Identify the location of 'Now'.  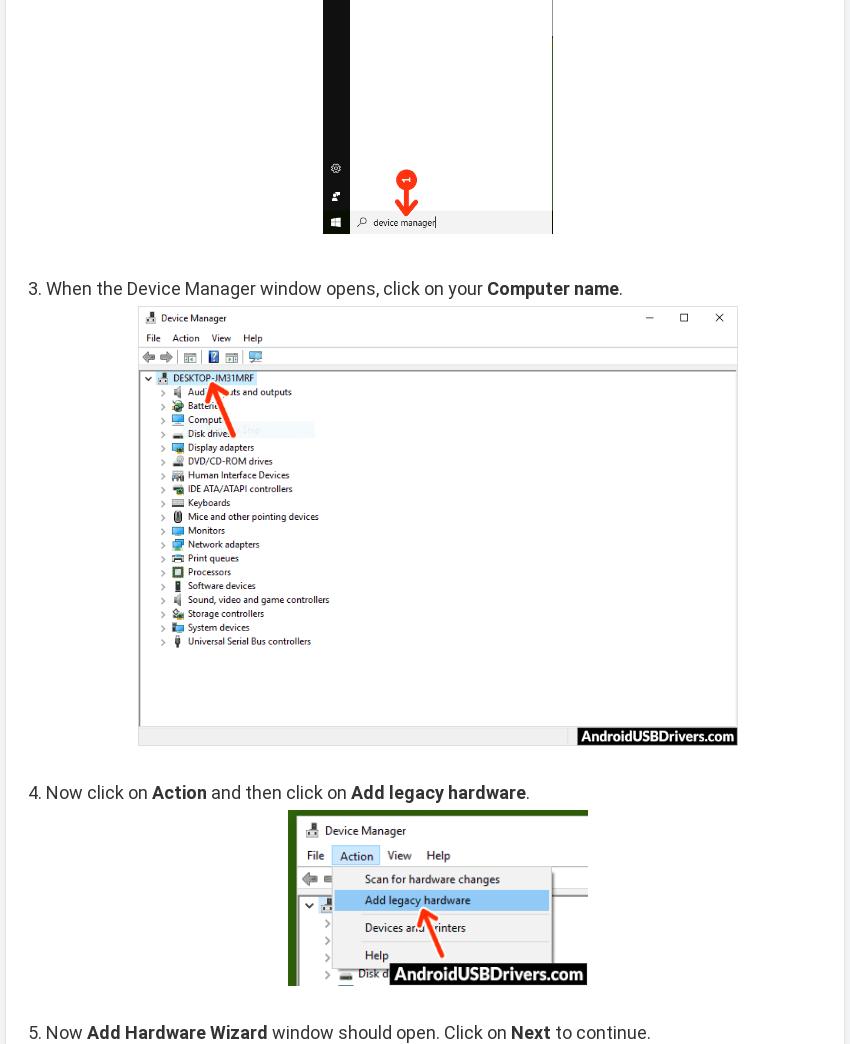
(66, 1031).